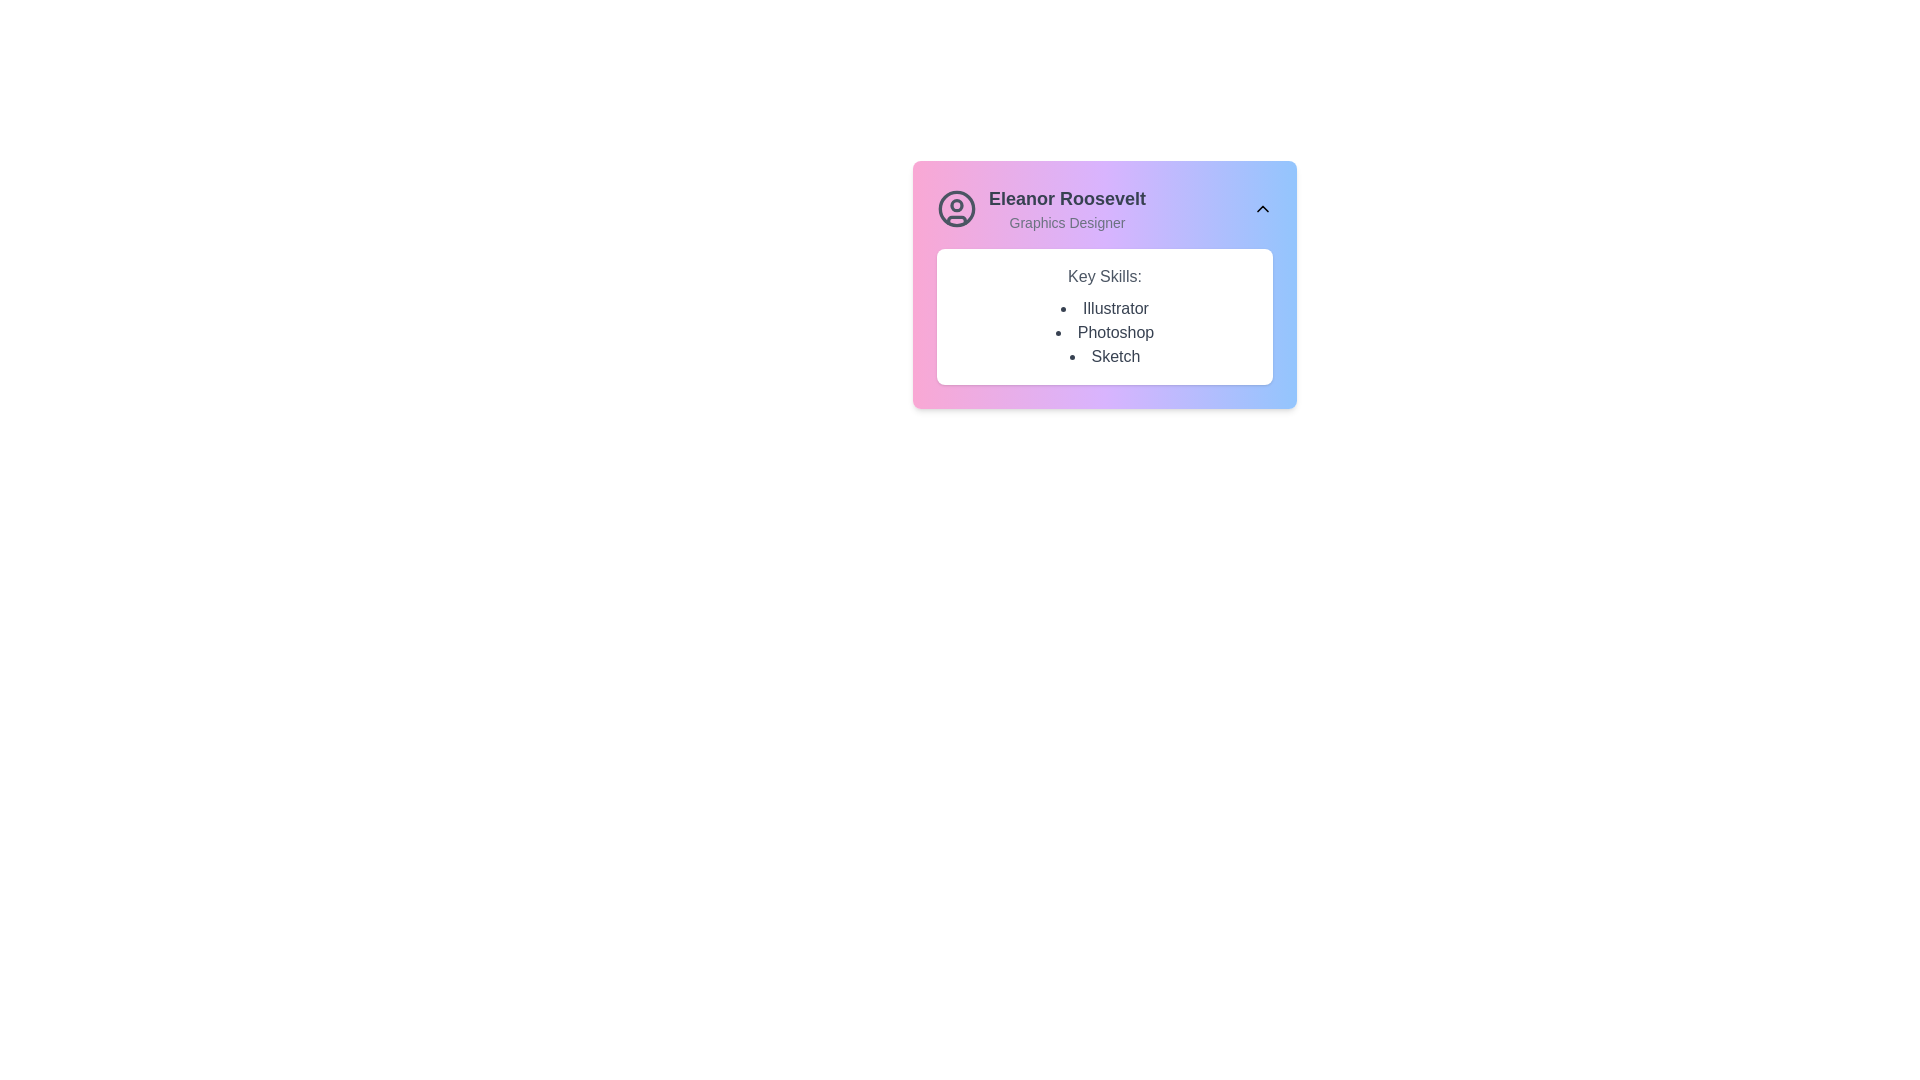  Describe the element at coordinates (1103, 208) in the screenshot. I see `the header composite UI component that provides key information about the person, including their name and title` at that location.